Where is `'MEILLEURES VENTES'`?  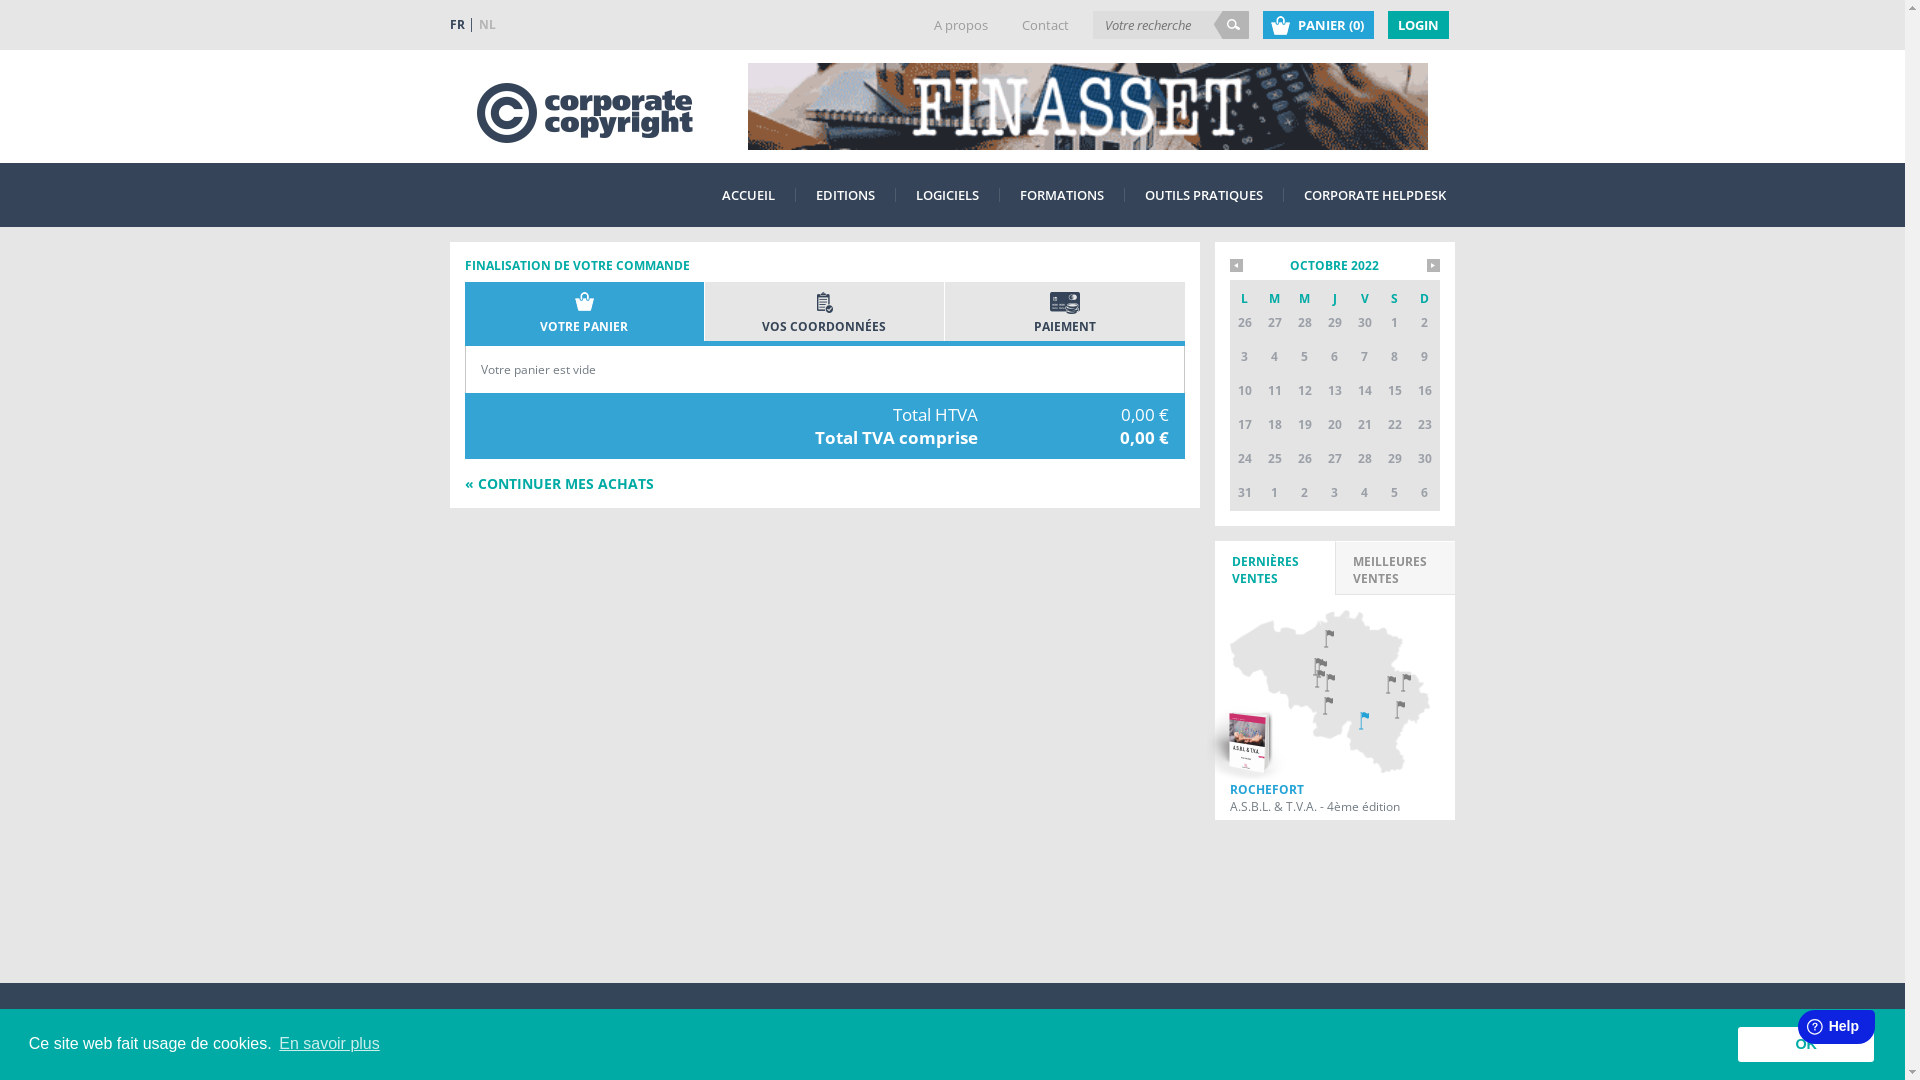
'MEILLEURES VENTES' is located at coordinates (1394, 567).